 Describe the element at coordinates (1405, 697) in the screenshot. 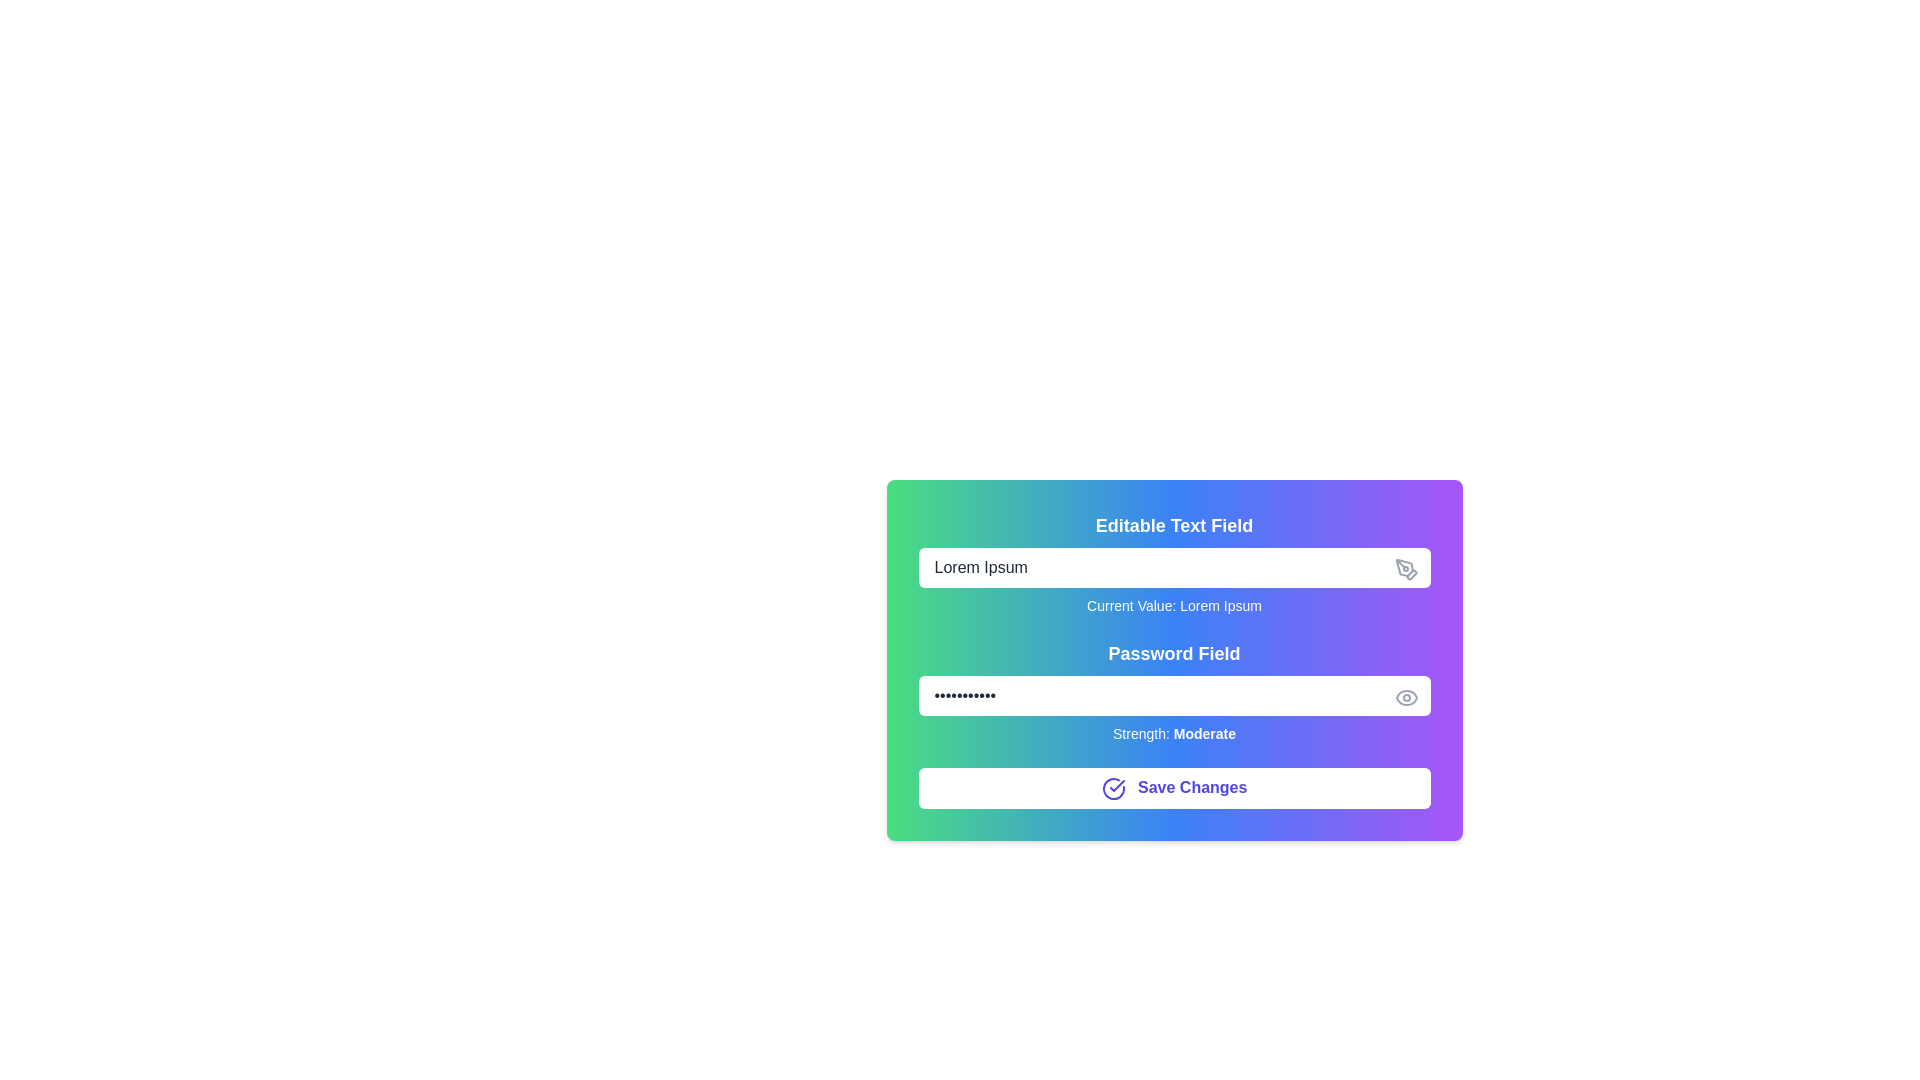

I see `the visibility toggle icon button located at the far-right side of the password input field` at that location.